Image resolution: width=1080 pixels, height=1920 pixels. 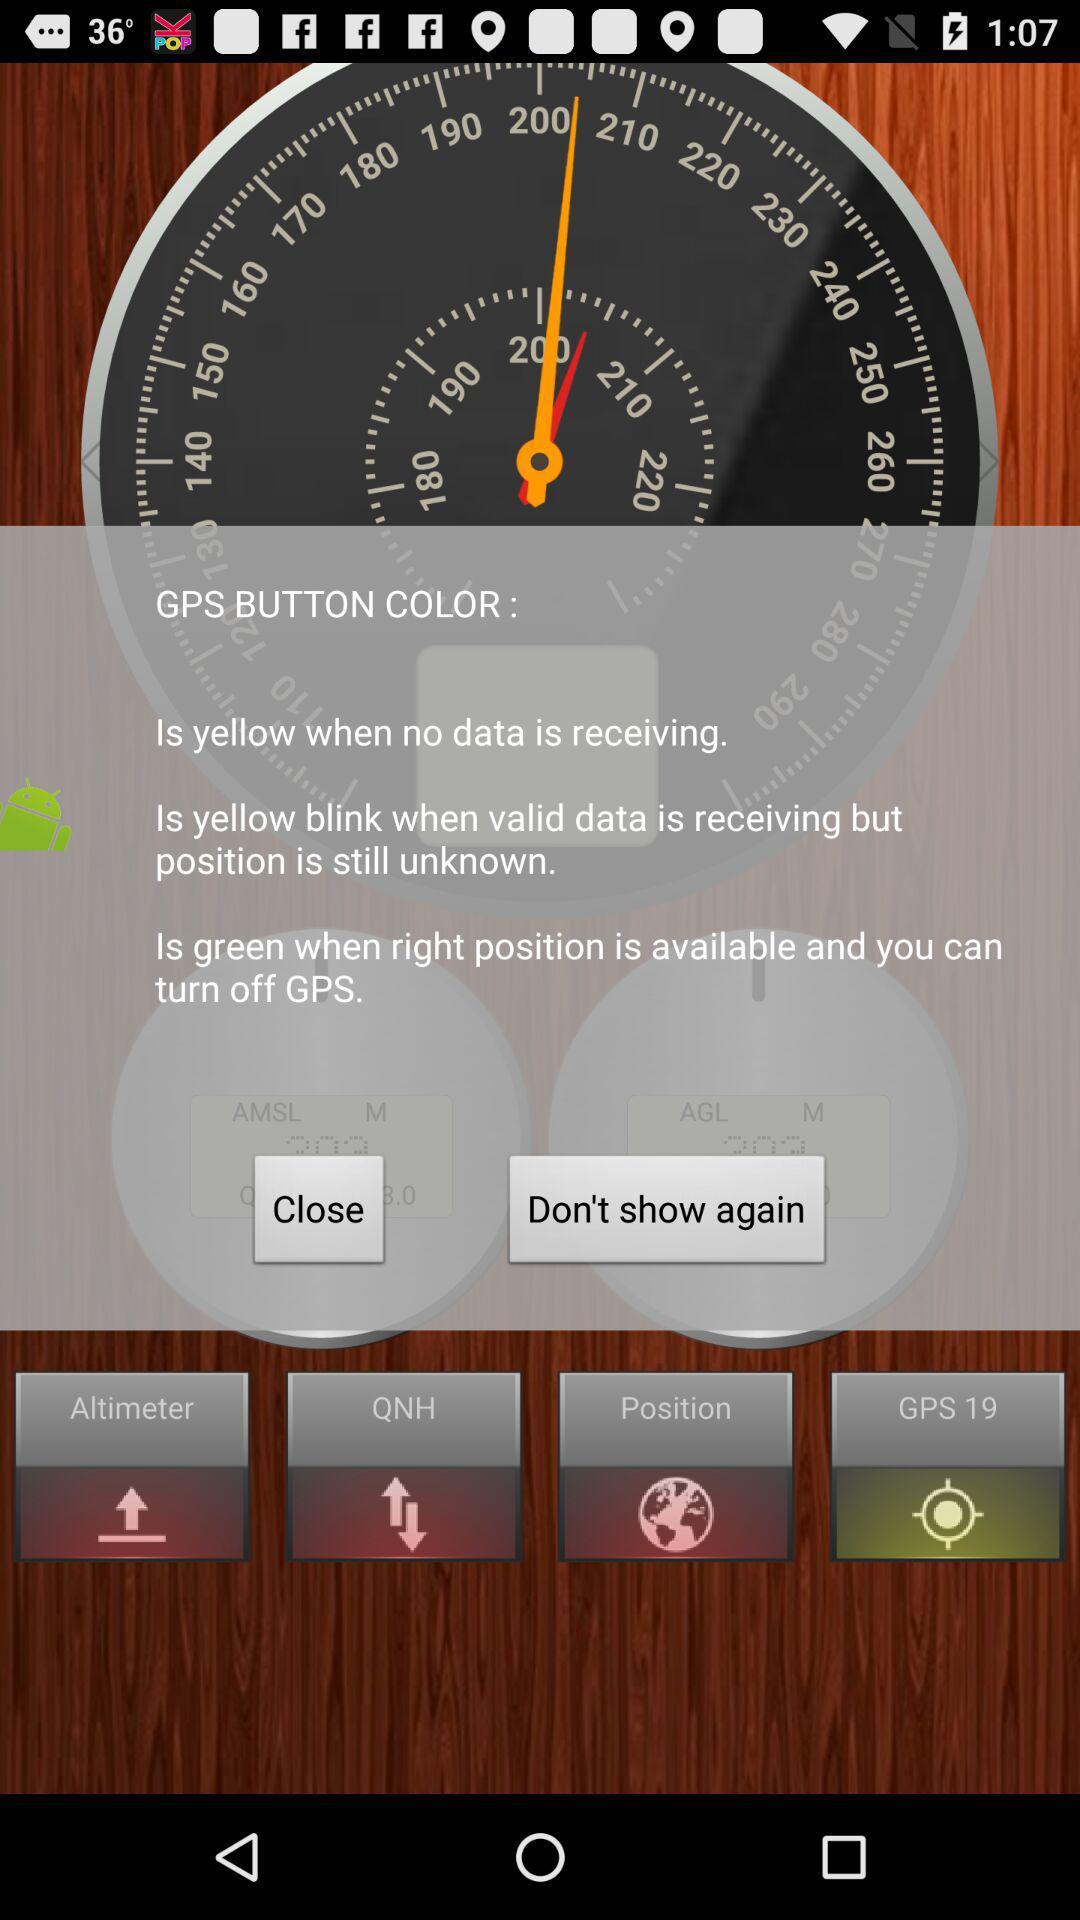 What do you see at coordinates (318, 1213) in the screenshot?
I see `the close button` at bounding box center [318, 1213].